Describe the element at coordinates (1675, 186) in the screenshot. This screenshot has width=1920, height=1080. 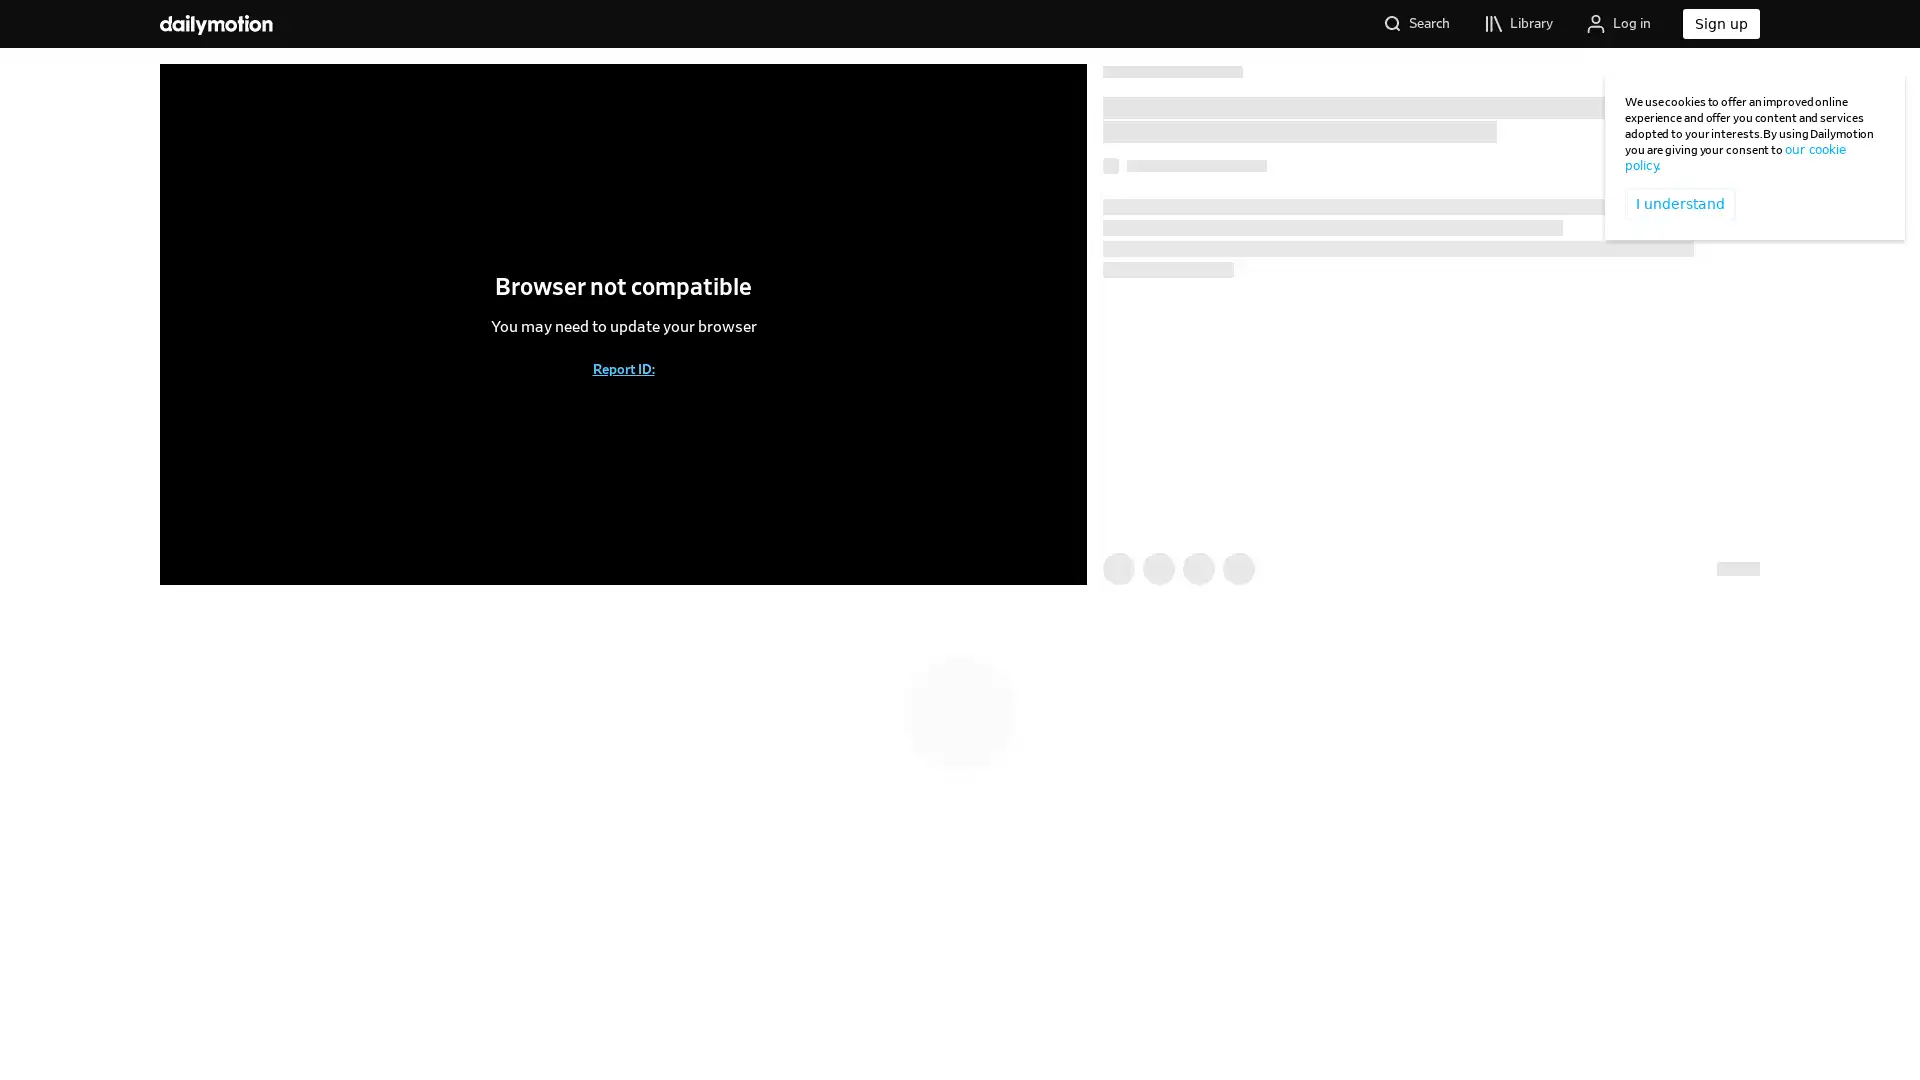
I see `I understand` at that location.